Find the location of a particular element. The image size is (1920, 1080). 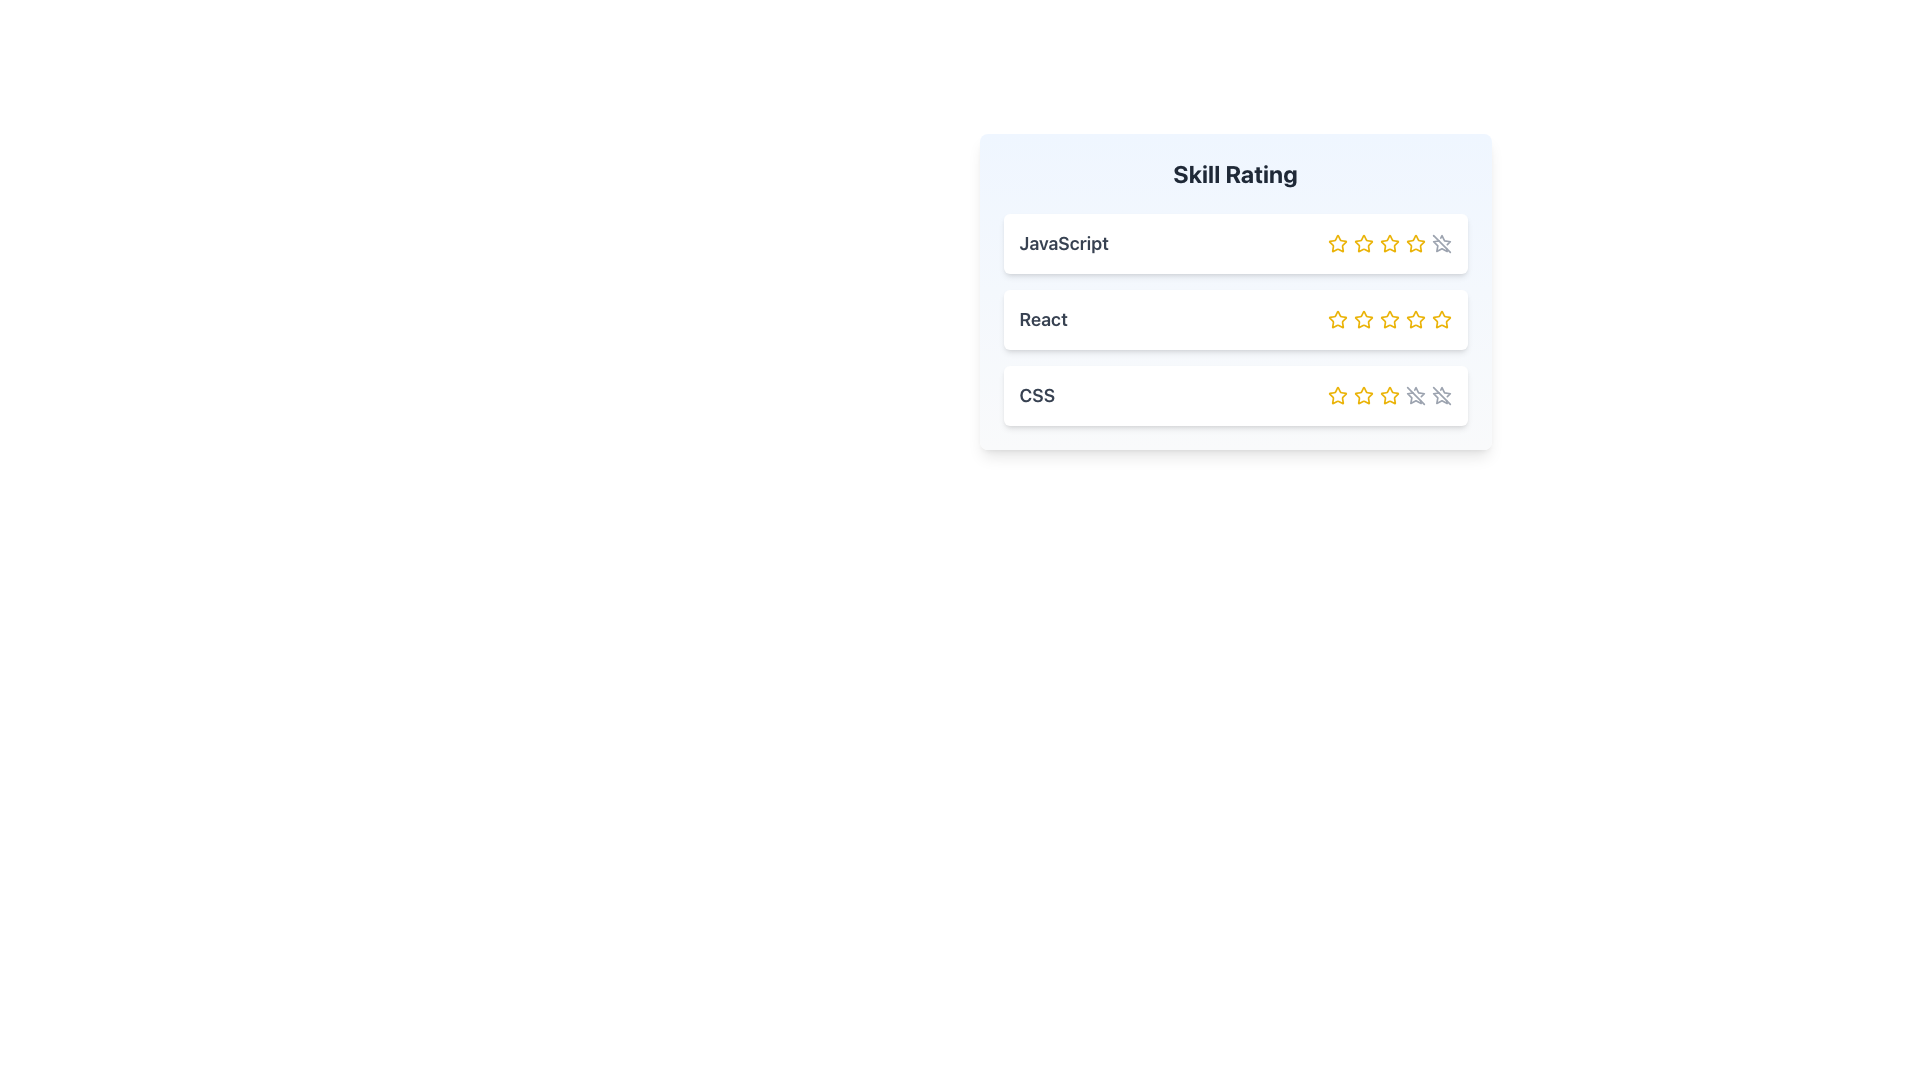

the rightmost star icon in the Skill Rating section is located at coordinates (1441, 242).